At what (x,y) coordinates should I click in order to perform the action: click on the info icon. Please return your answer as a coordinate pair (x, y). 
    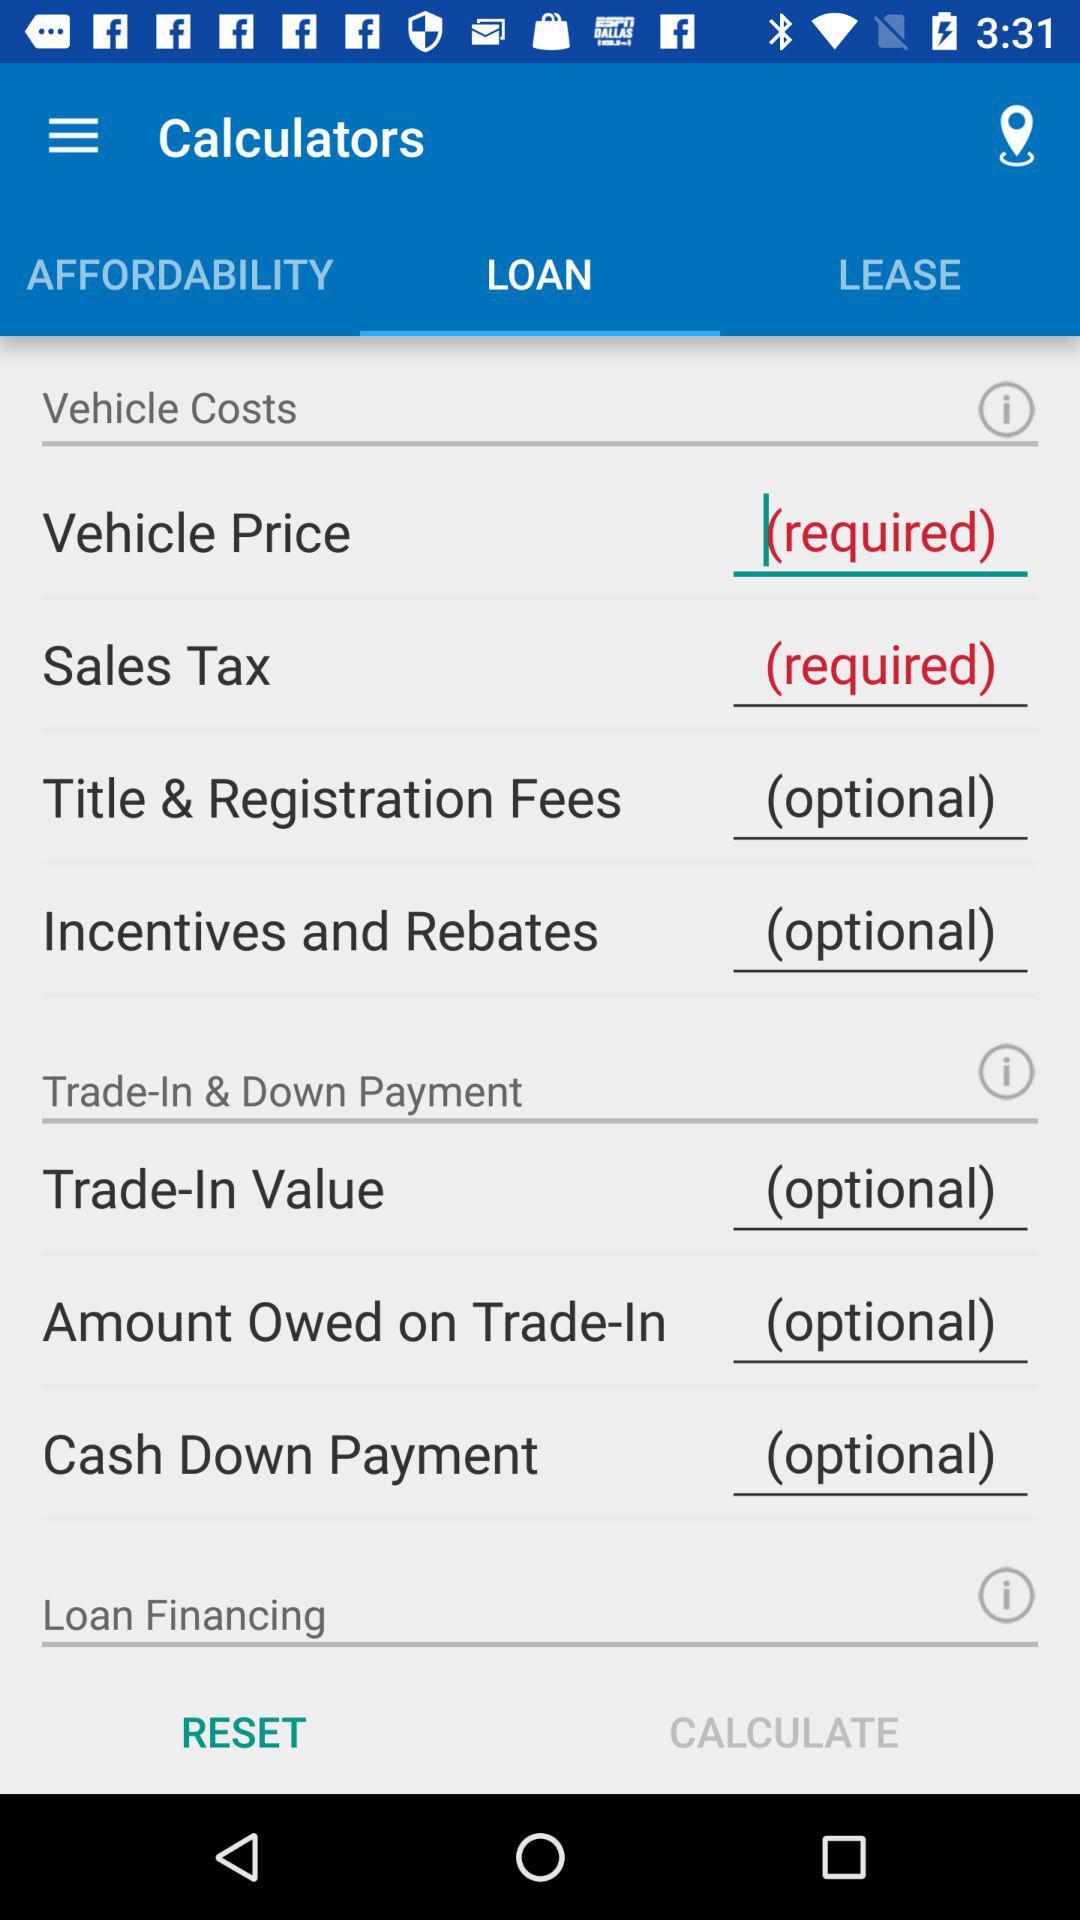
    Looking at the image, I should click on (1006, 1070).